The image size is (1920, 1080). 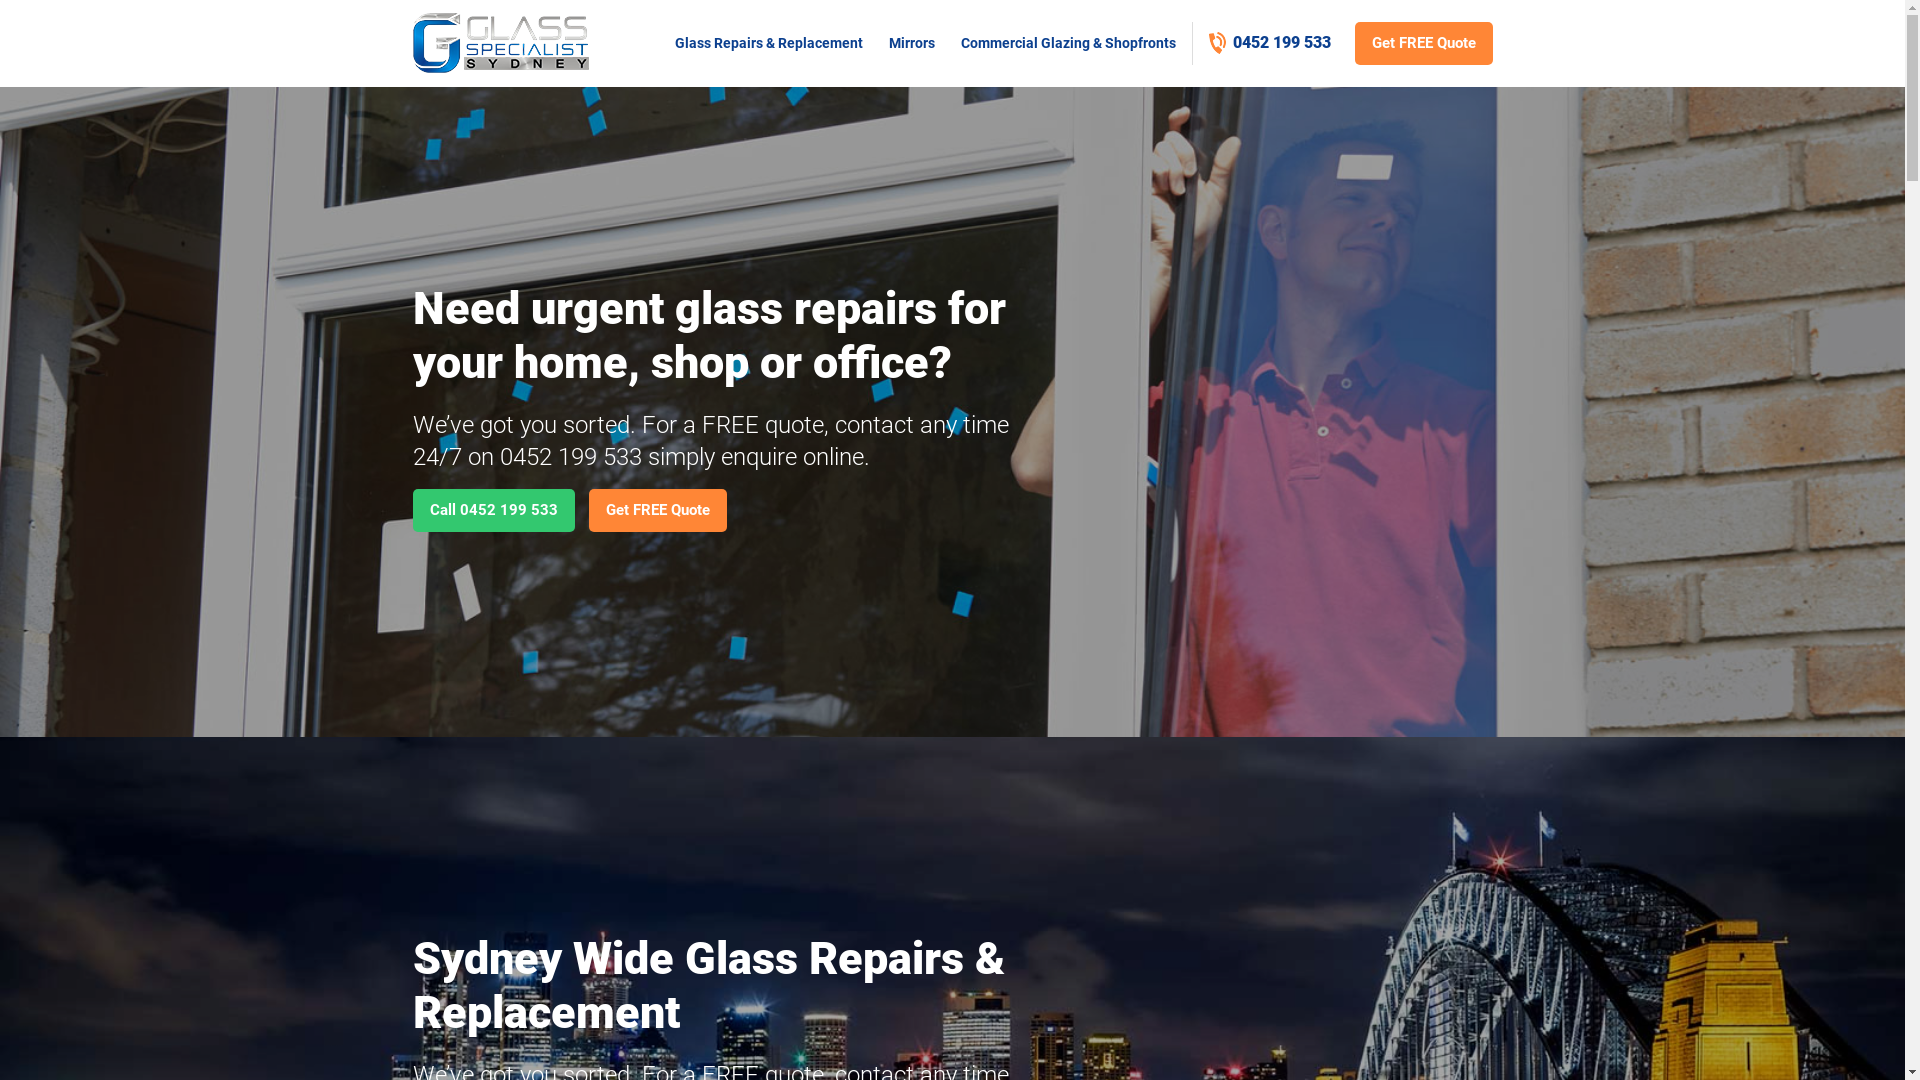 I want to click on 'Get FREE Quote', so click(x=657, y=509).